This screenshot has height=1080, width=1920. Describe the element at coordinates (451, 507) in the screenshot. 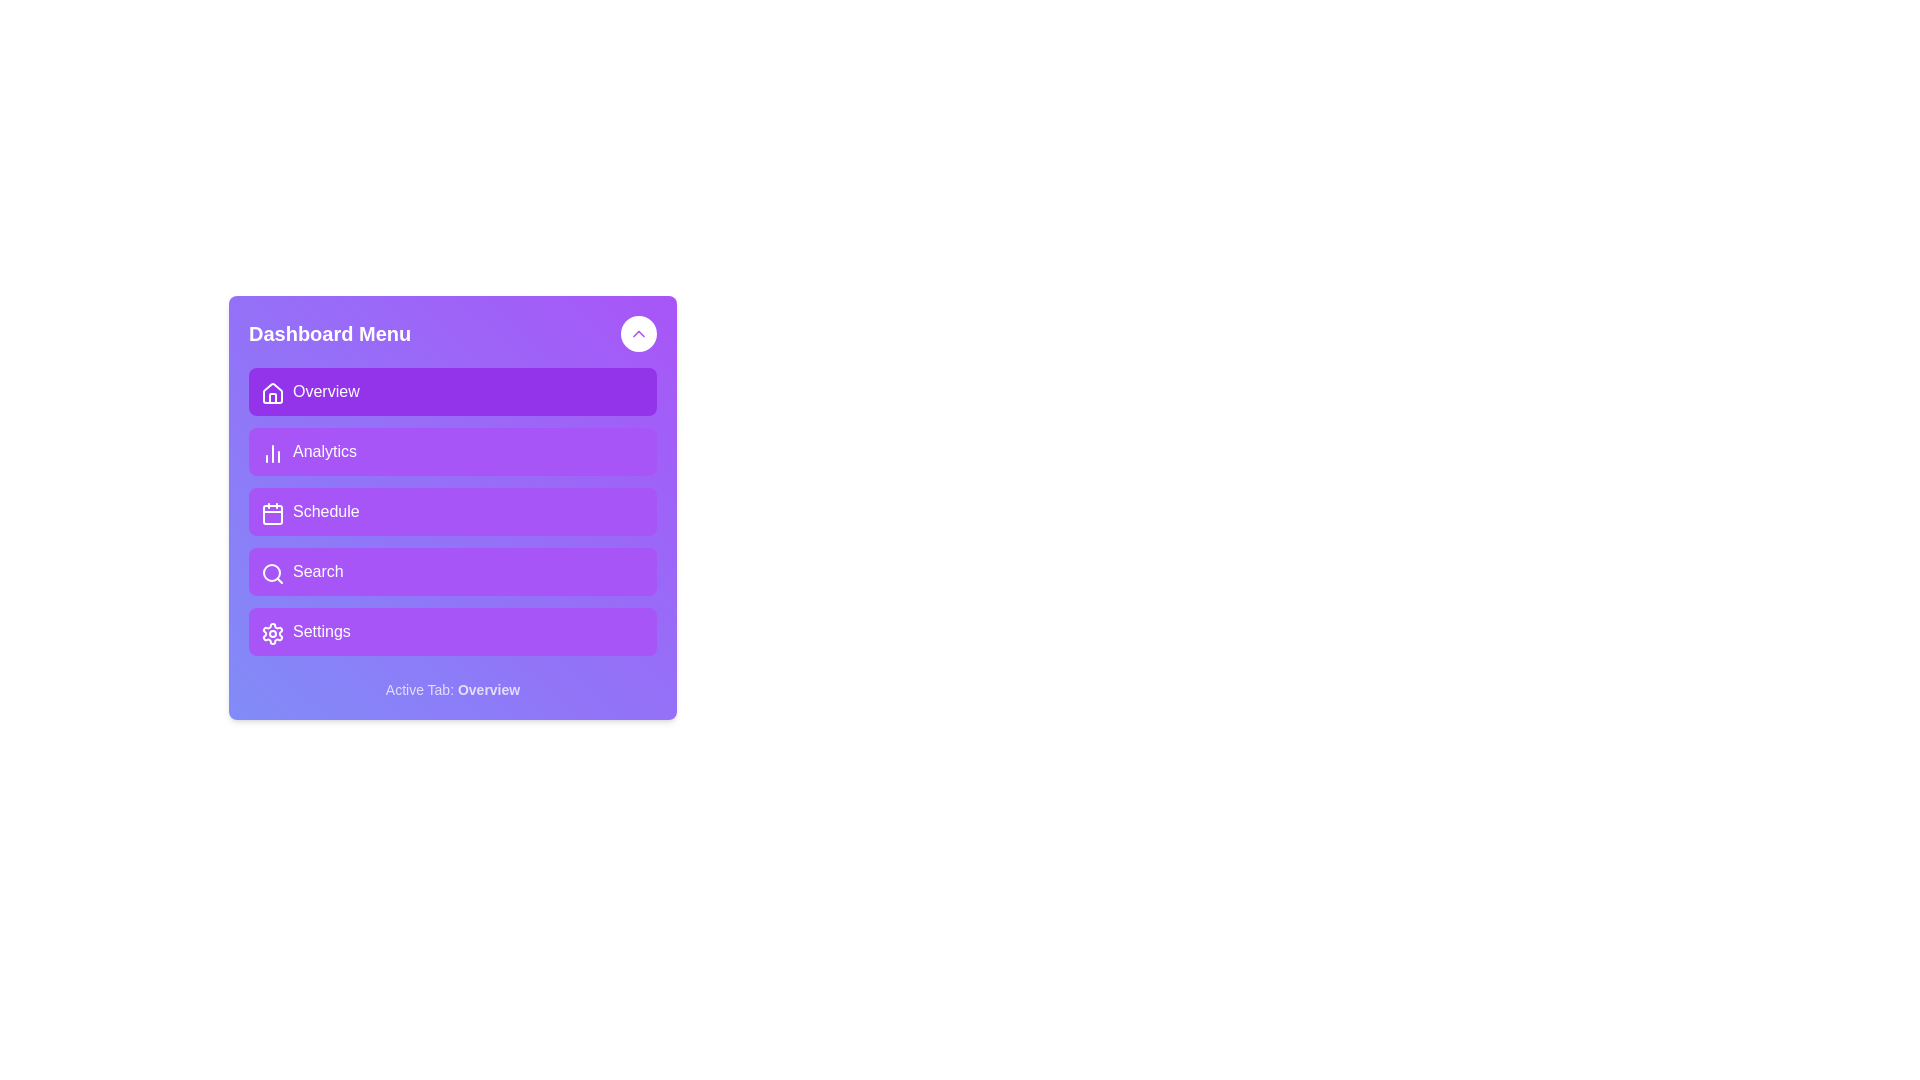

I see `the third item in the vertical menu panel` at that location.